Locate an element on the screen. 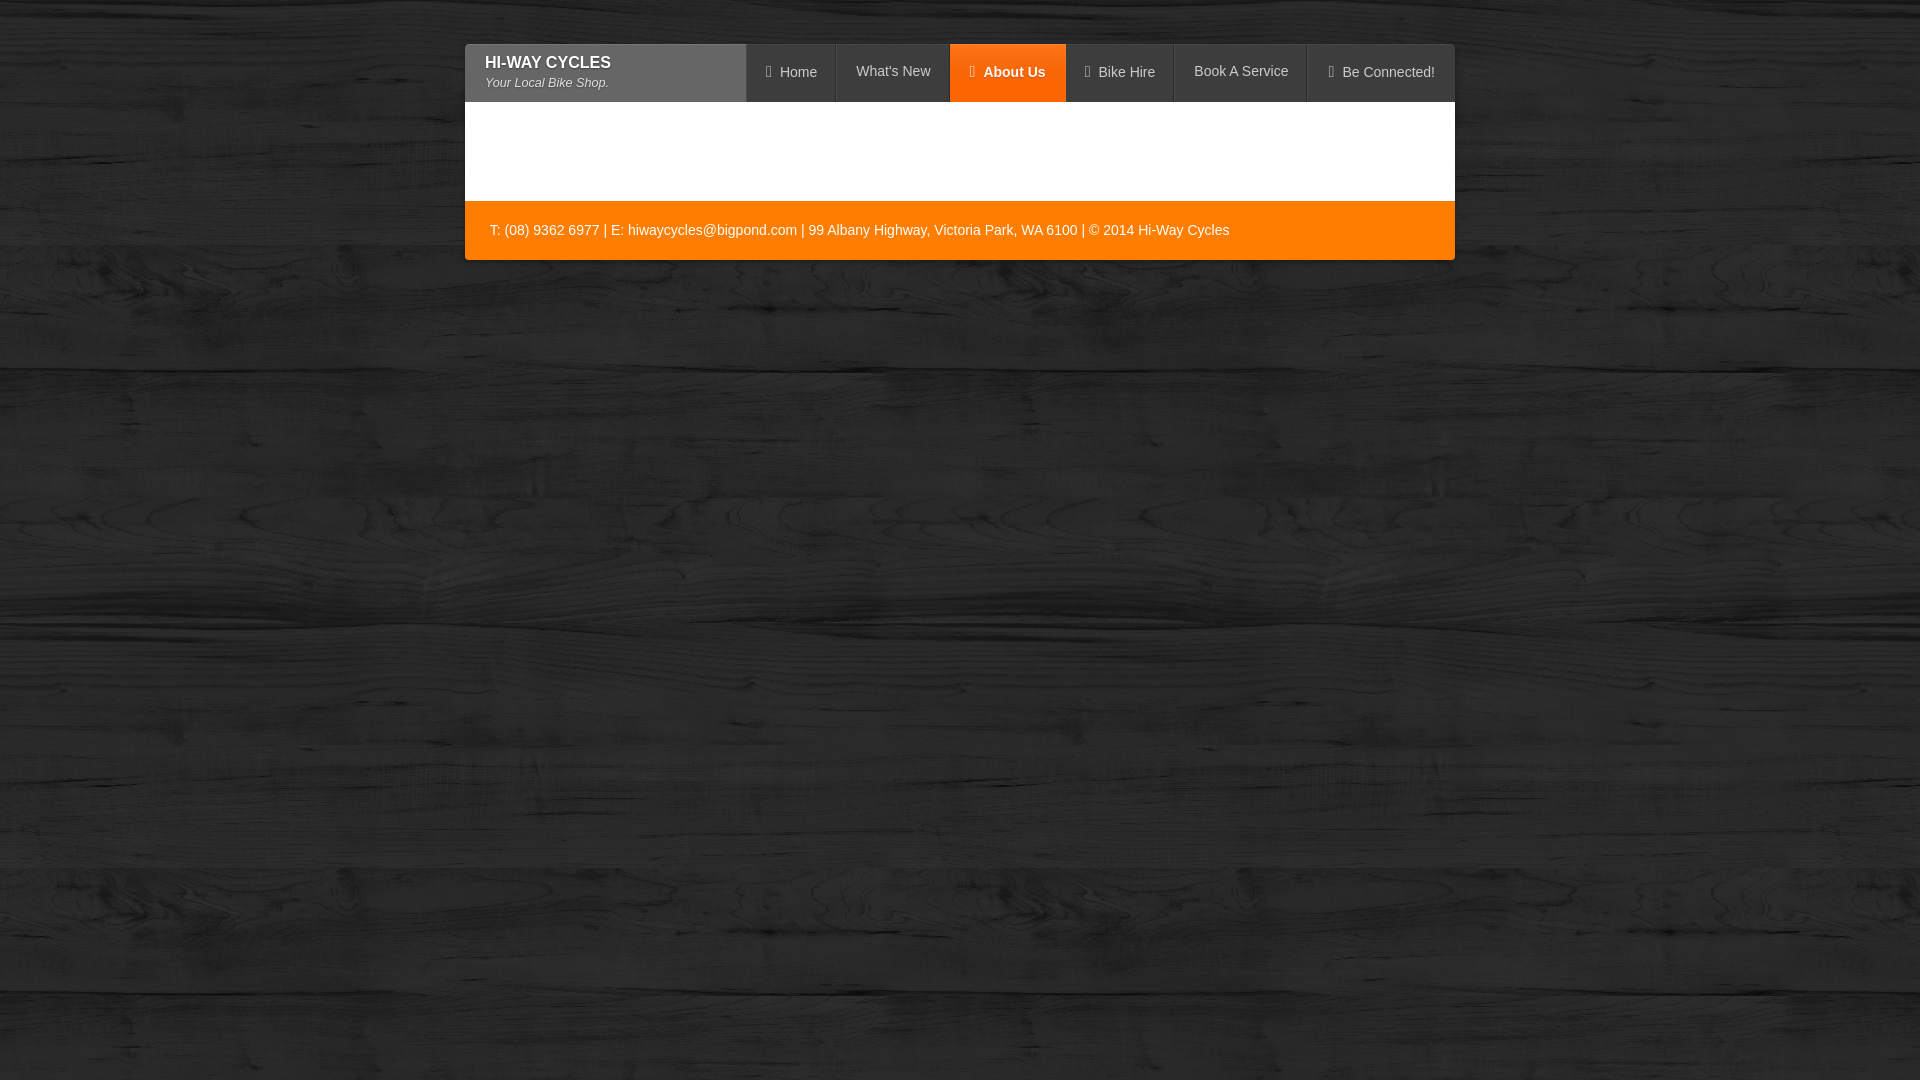 The width and height of the screenshot is (1920, 1080). 'Book A Service' is located at coordinates (1240, 72).